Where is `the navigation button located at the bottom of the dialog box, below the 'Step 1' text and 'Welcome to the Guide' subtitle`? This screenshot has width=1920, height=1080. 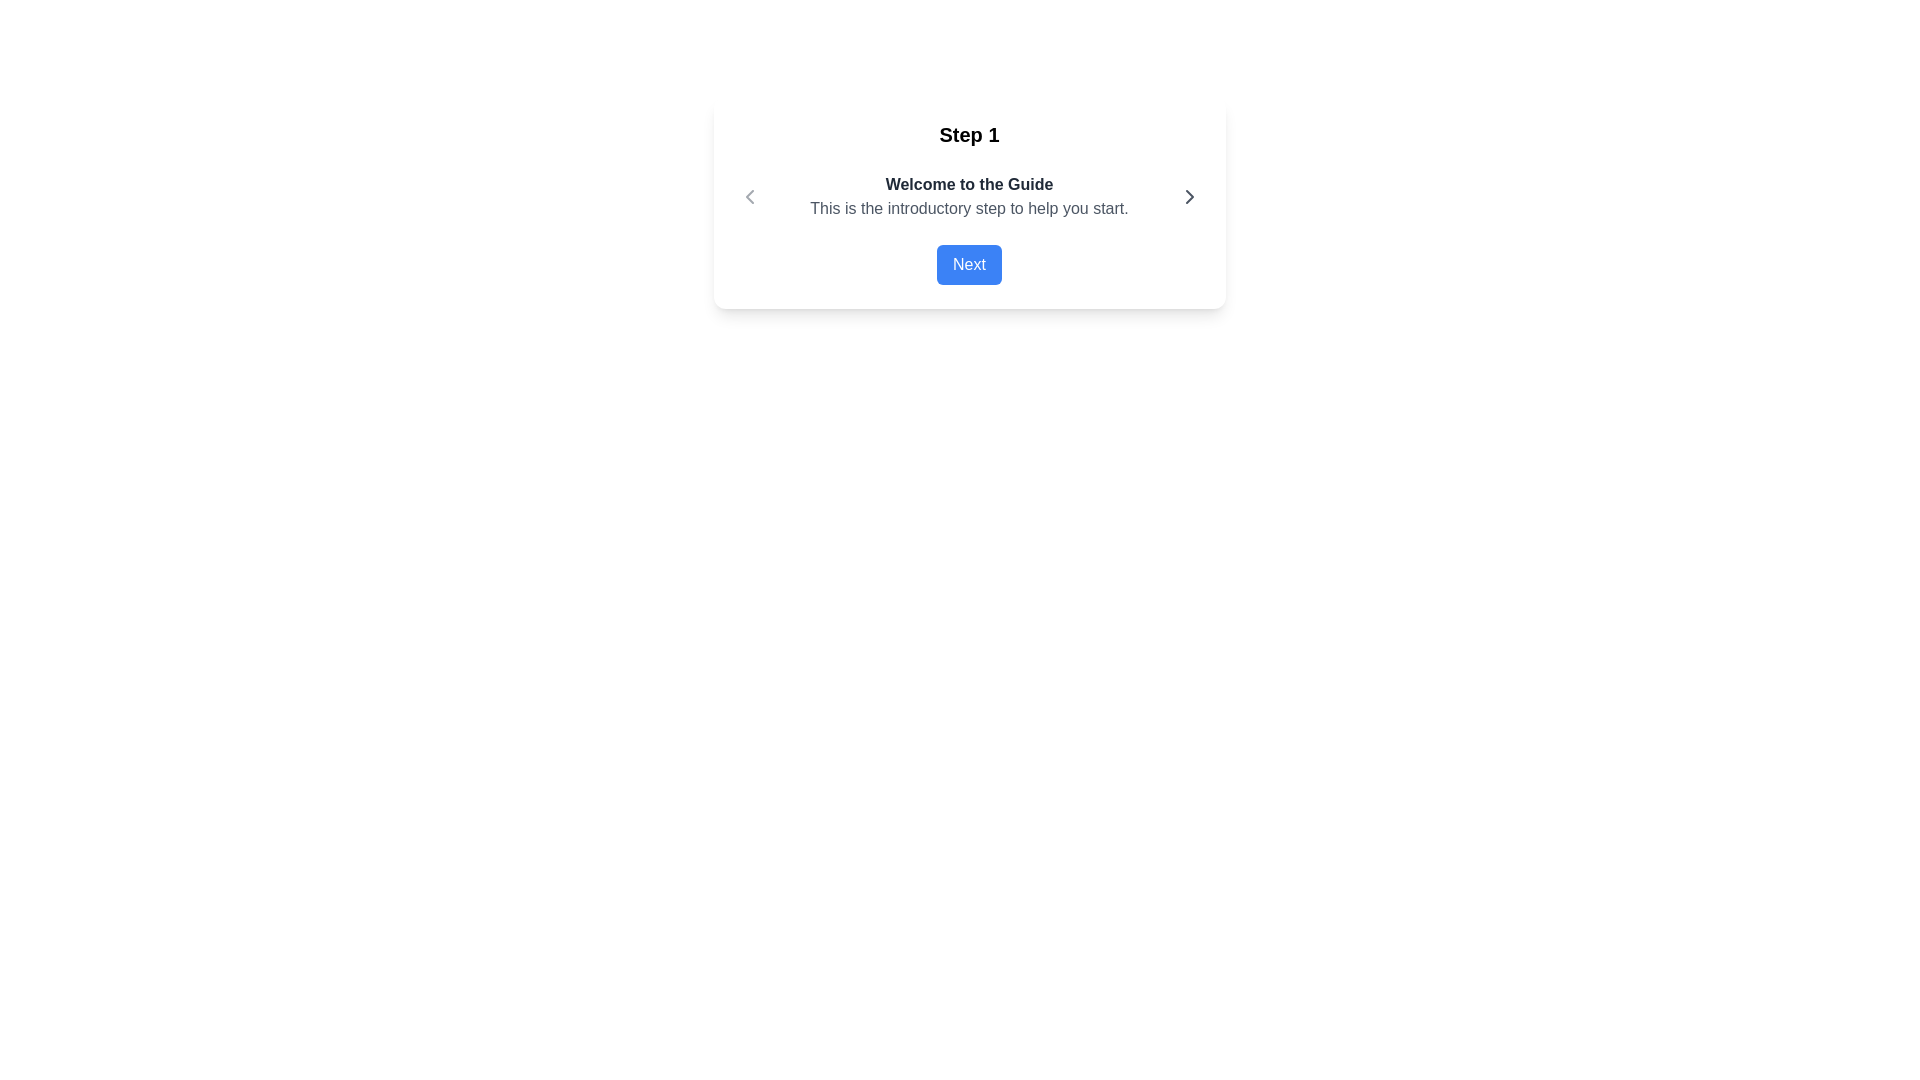
the navigation button located at the bottom of the dialog box, below the 'Step 1' text and 'Welcome to the Guide' subtitle is located at coordinates (969, 264).